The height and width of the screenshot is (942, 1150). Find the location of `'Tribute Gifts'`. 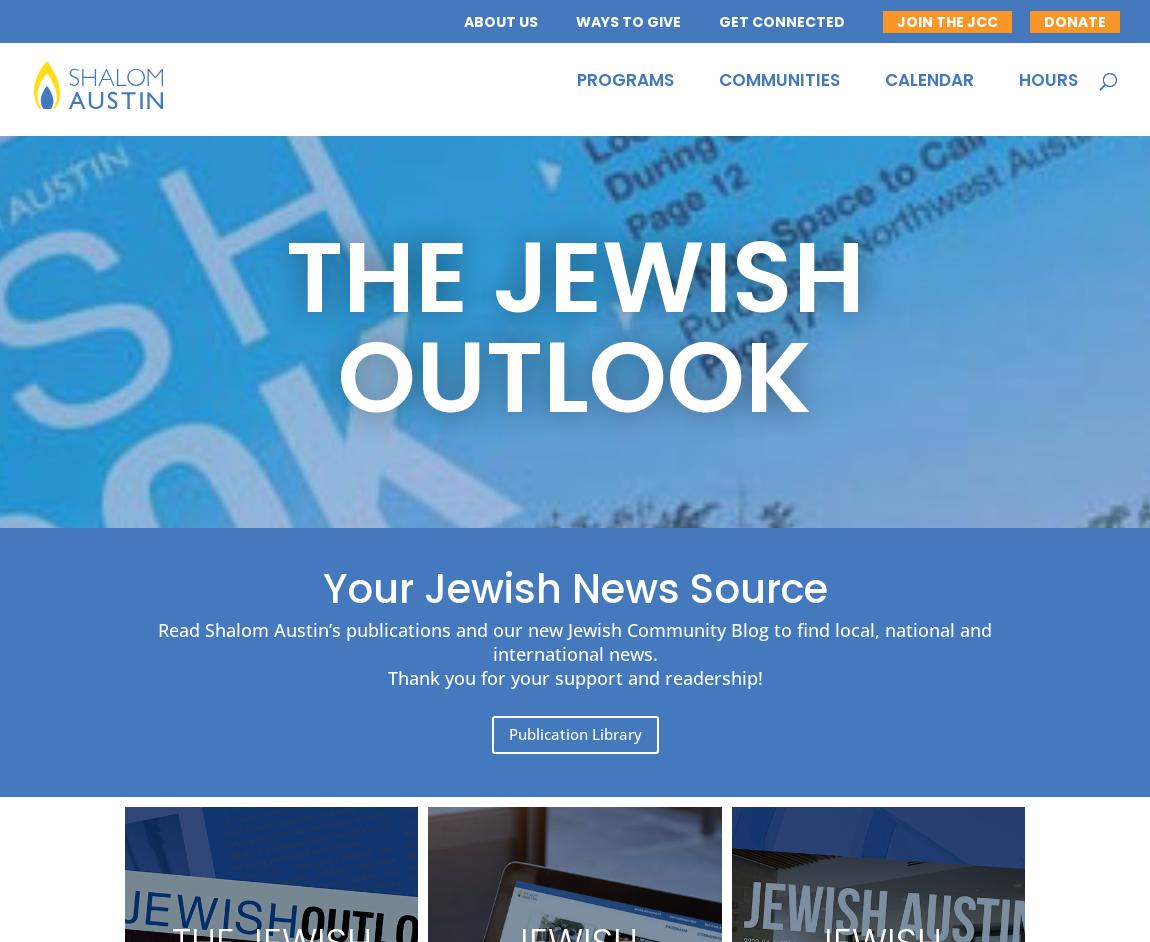

'Tribute Gifts' is located at coordinates (560, 217).